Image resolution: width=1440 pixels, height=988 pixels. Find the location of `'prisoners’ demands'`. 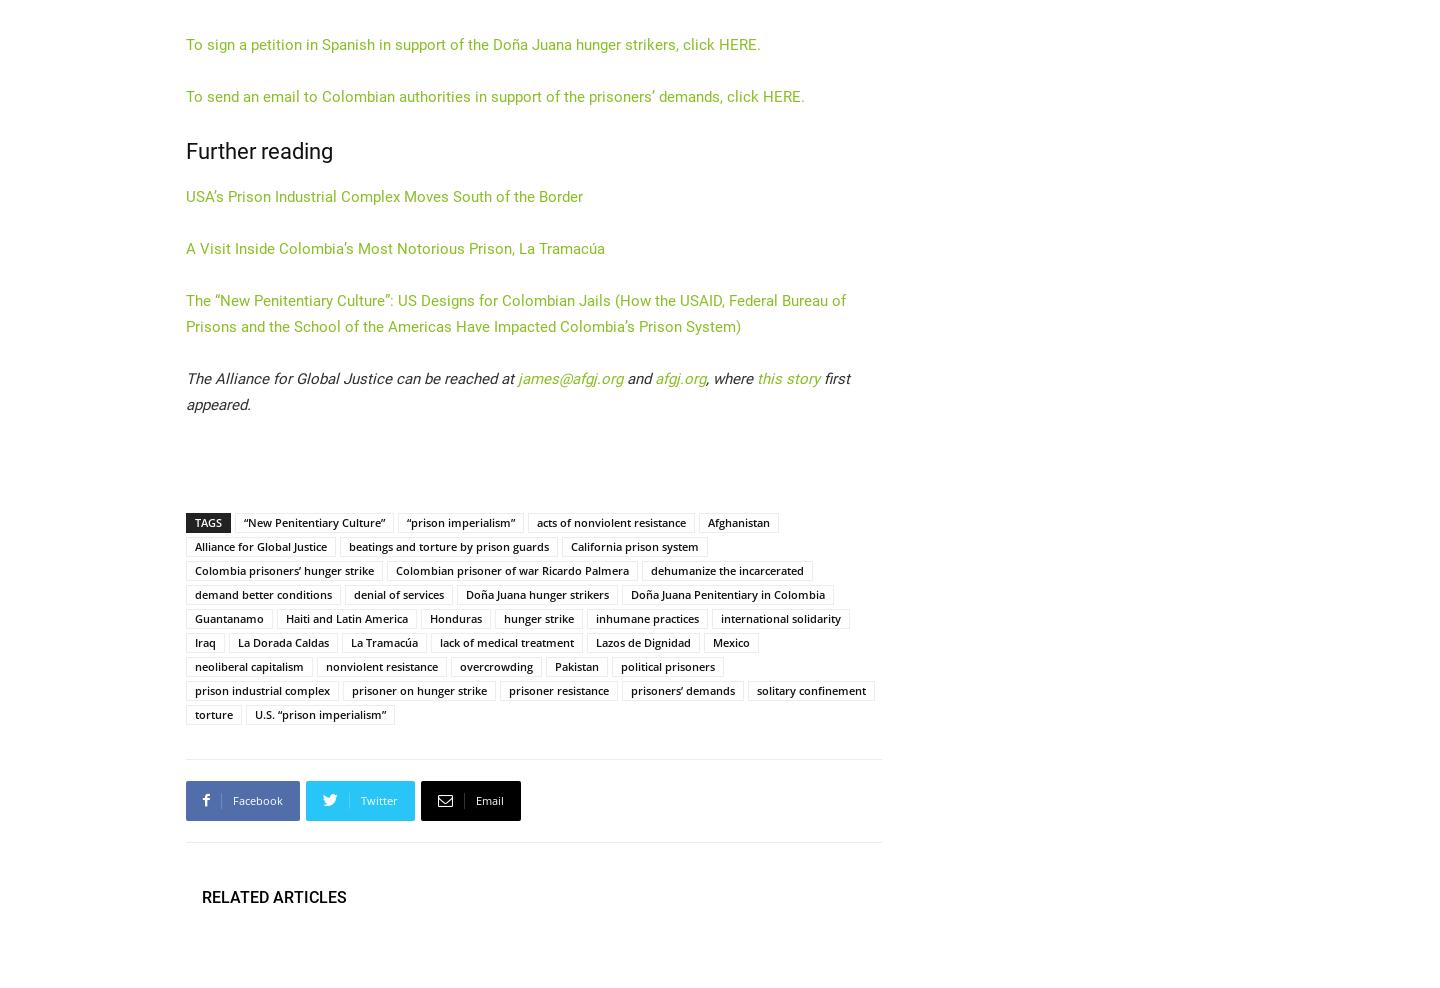

'prisoners’ demands' is located at coordinates (682, 689).